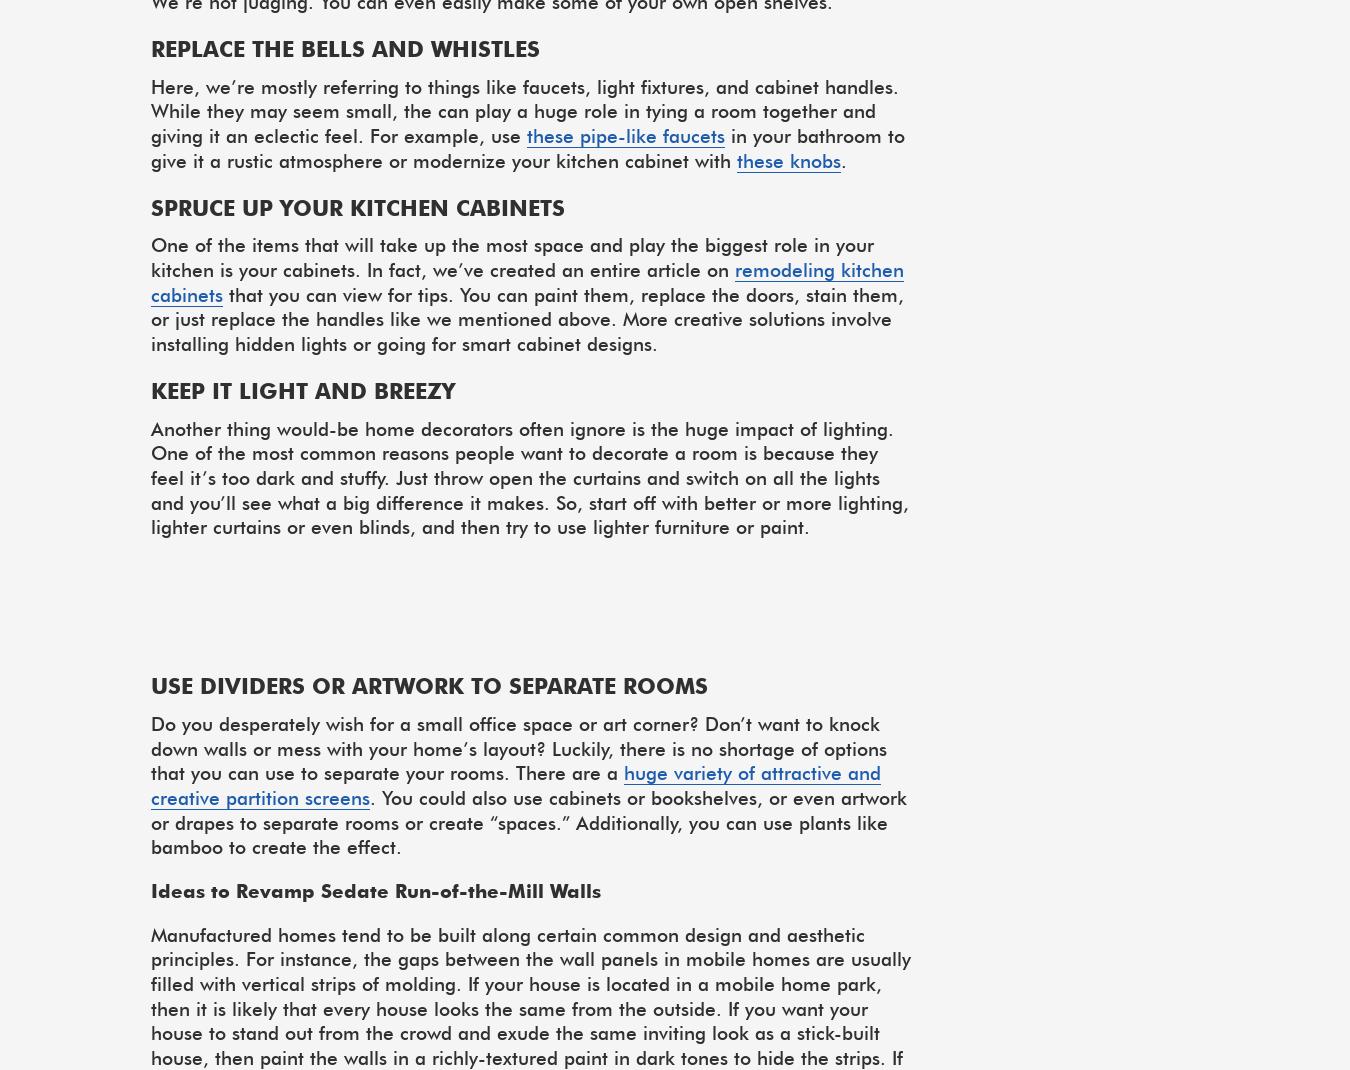 The height and width of the screenshot is (1070, 1350). What do you see at coordinates (625, 135) in the screenshot?
I see `'these pipe-like faucets'` at bounding box center [625, 135].